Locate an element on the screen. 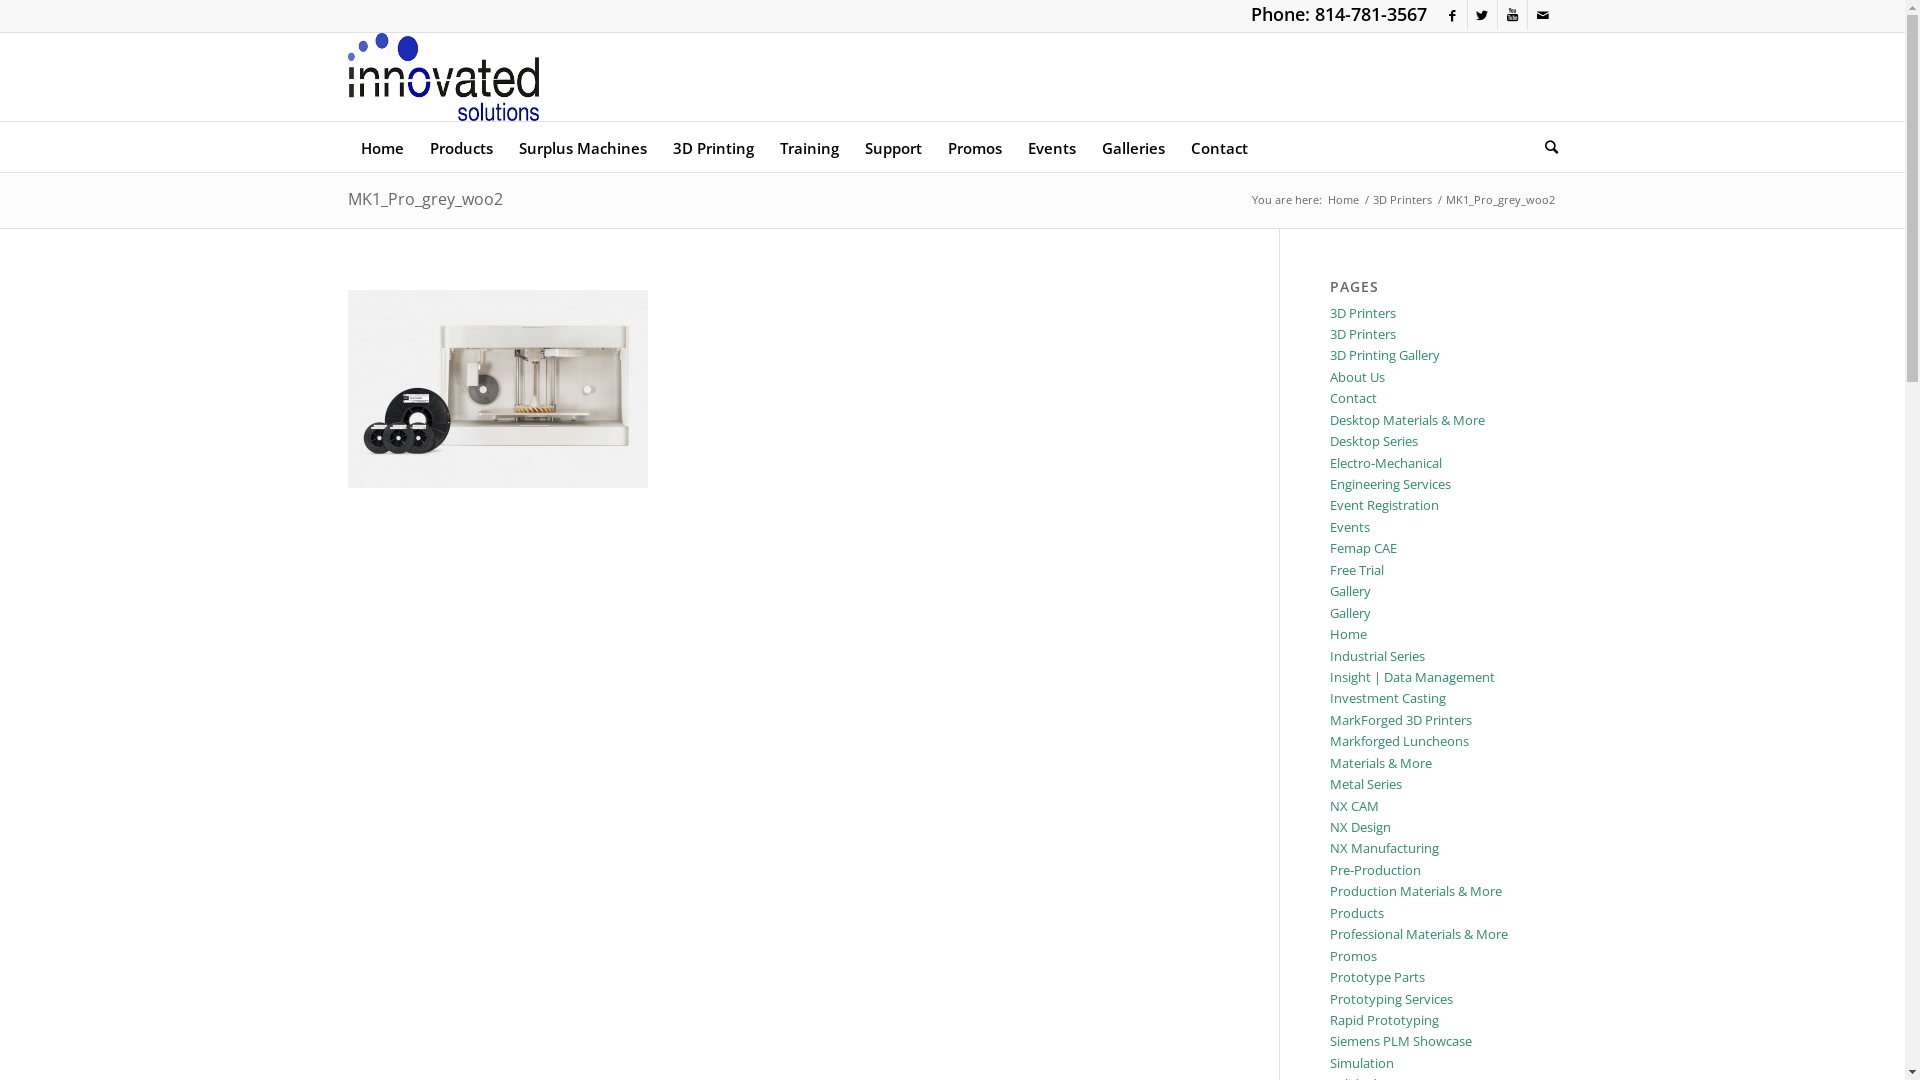  'NX CAM' is located at coordinates (1354, 805).